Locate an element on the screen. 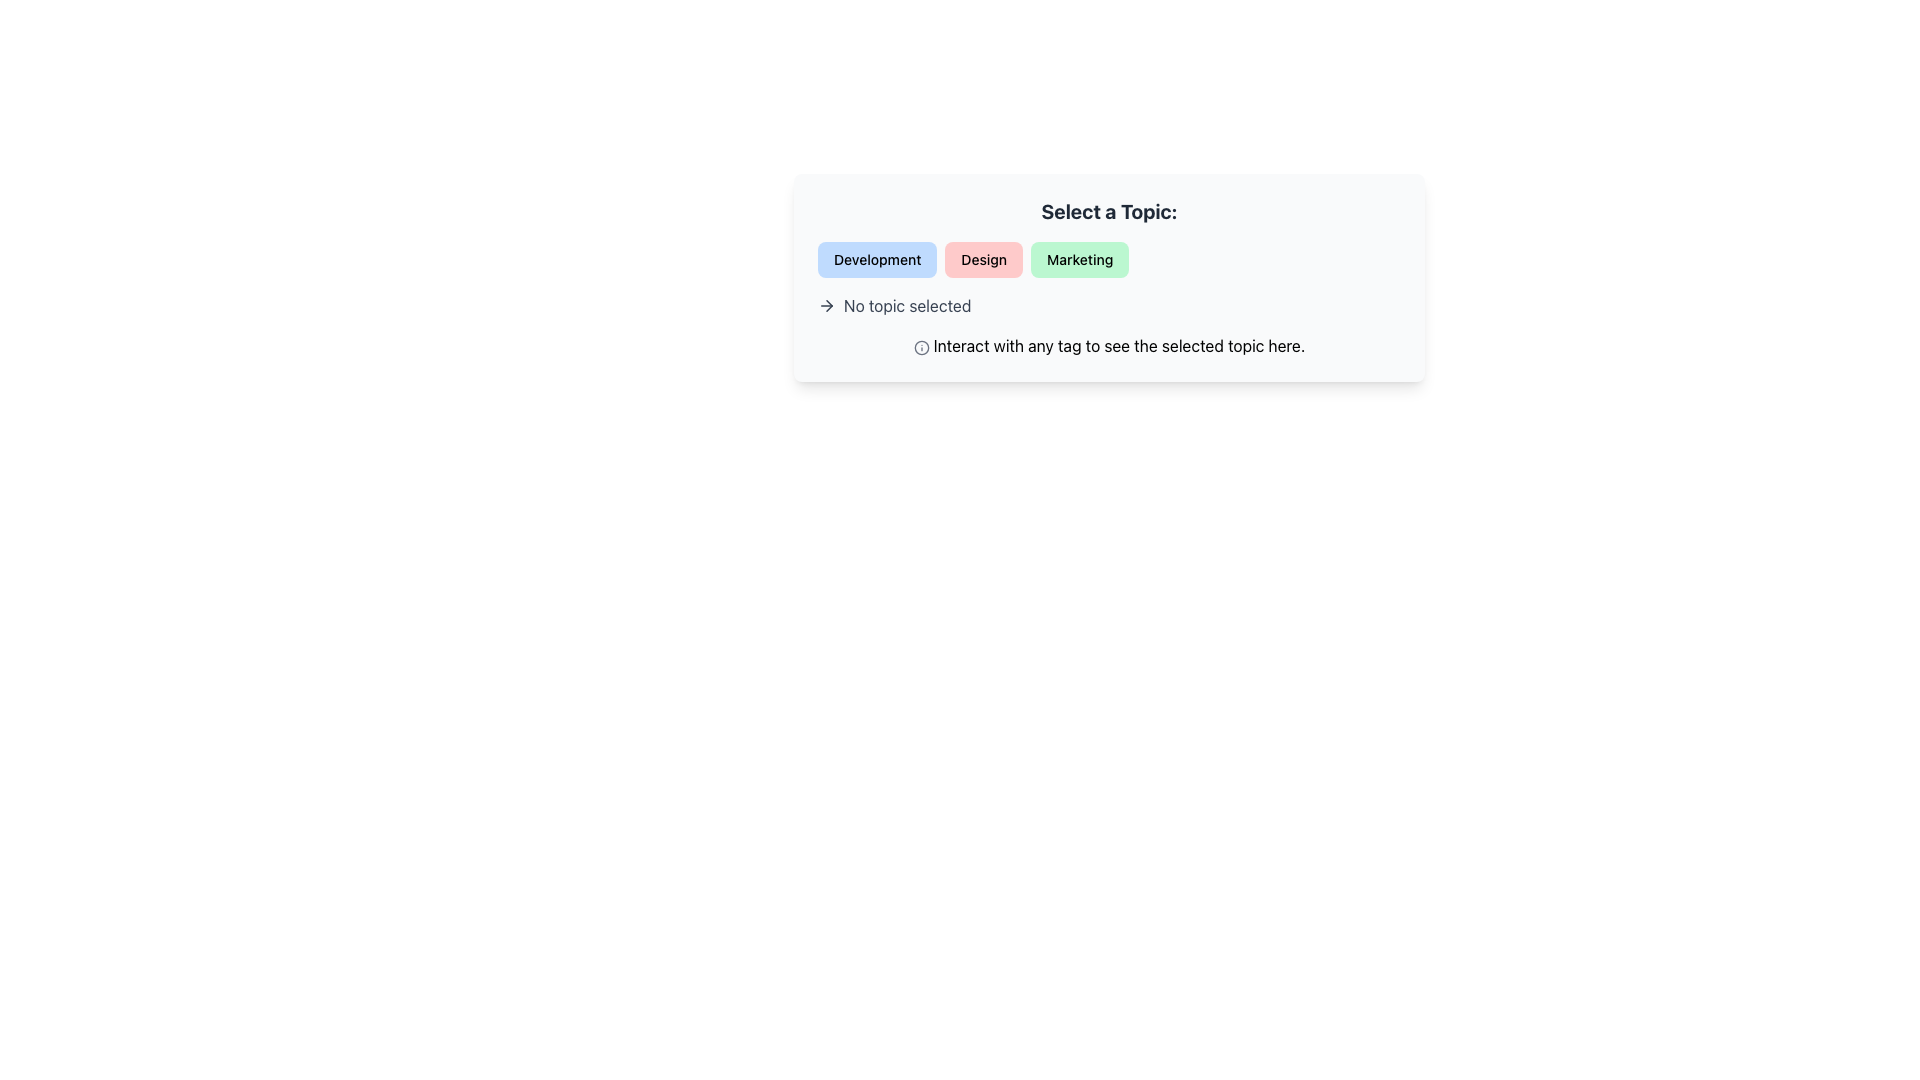 This screenshot has width=1920, height=1080. the 'Development' button located at the top-left corner of a group of three horizontal buttons, which also includes 'Design' and 'Marketing' buttons is located at coordinates (877, 258).